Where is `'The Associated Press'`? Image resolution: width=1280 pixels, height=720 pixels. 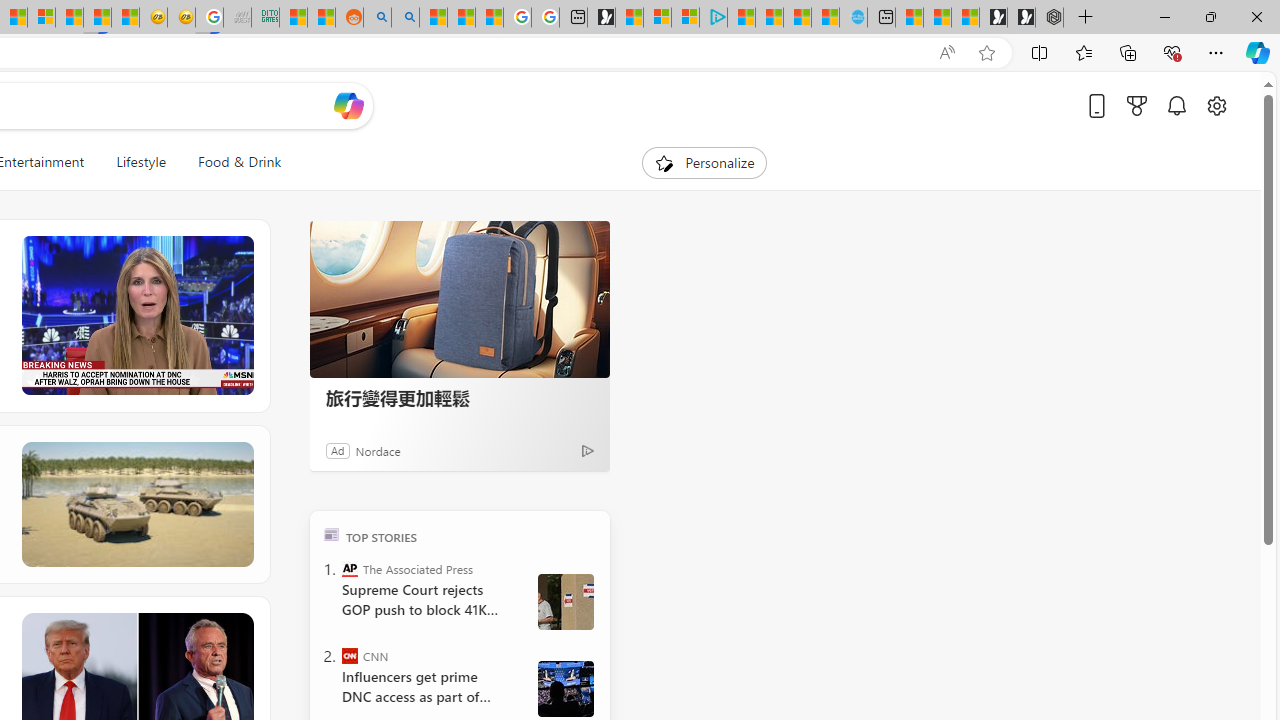
'The Associated Press' is located at coordinates (350, 568).